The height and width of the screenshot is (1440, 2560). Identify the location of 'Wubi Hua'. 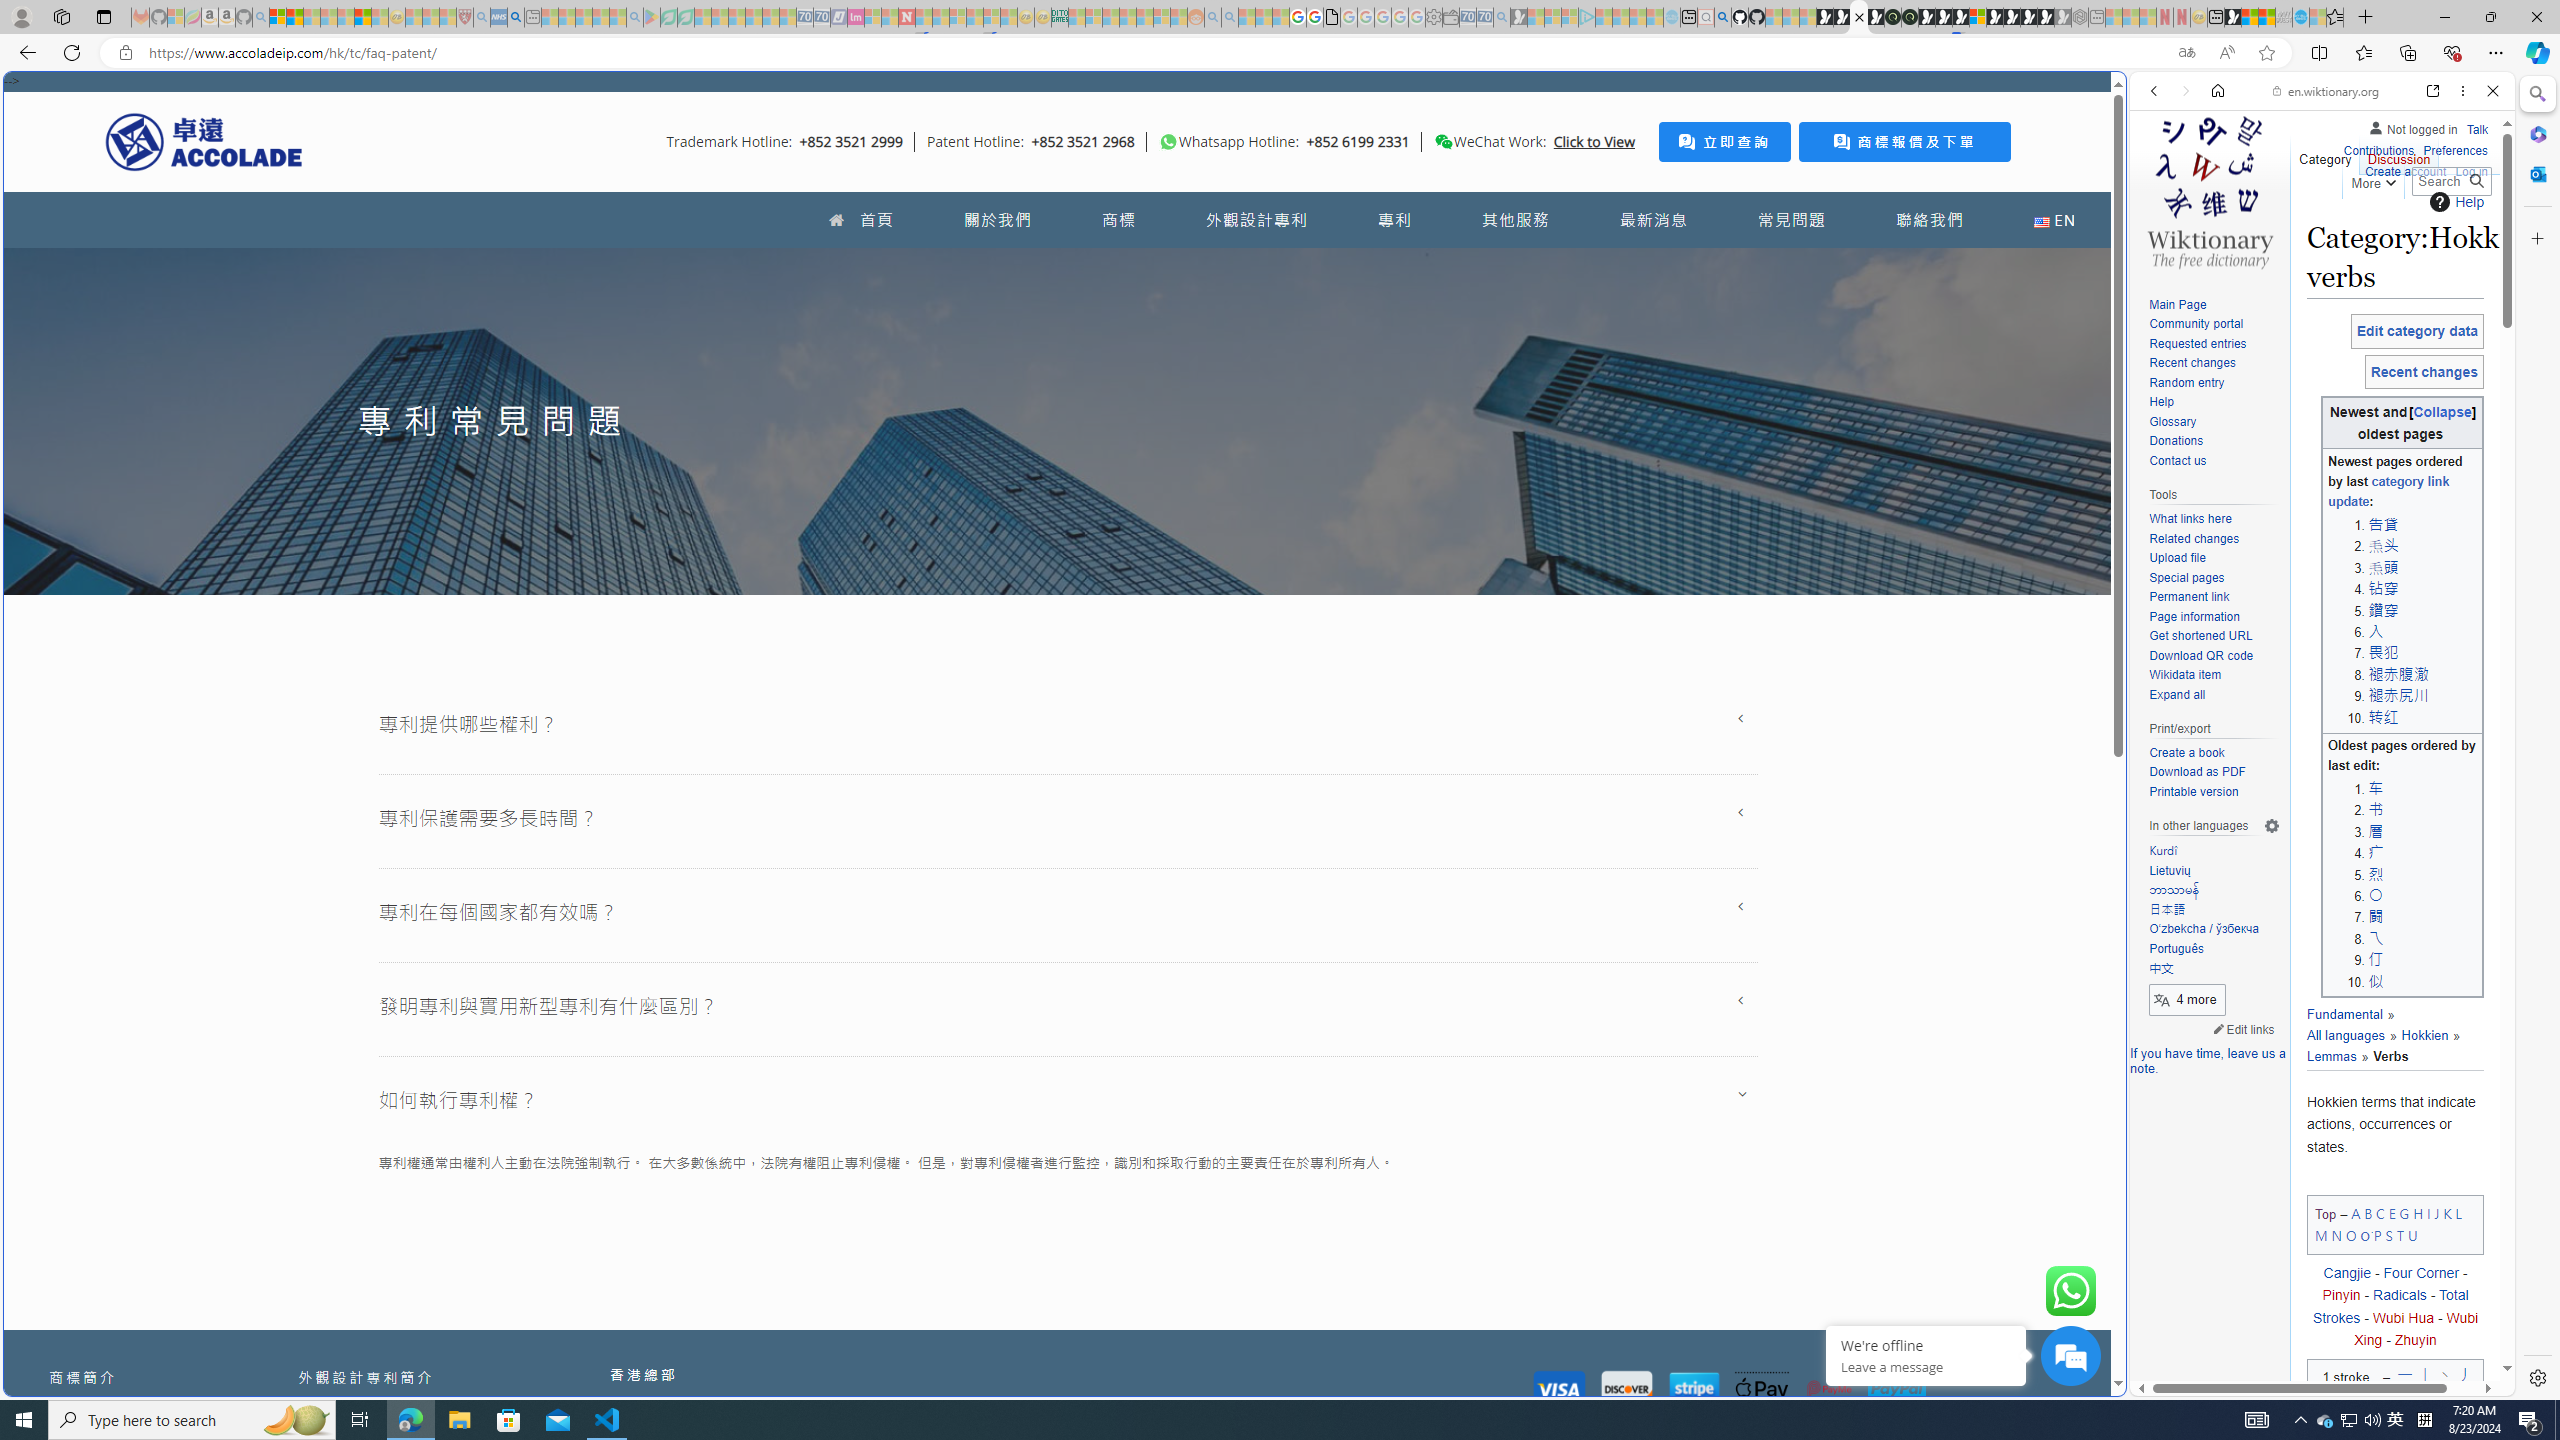
(2402, 1317).